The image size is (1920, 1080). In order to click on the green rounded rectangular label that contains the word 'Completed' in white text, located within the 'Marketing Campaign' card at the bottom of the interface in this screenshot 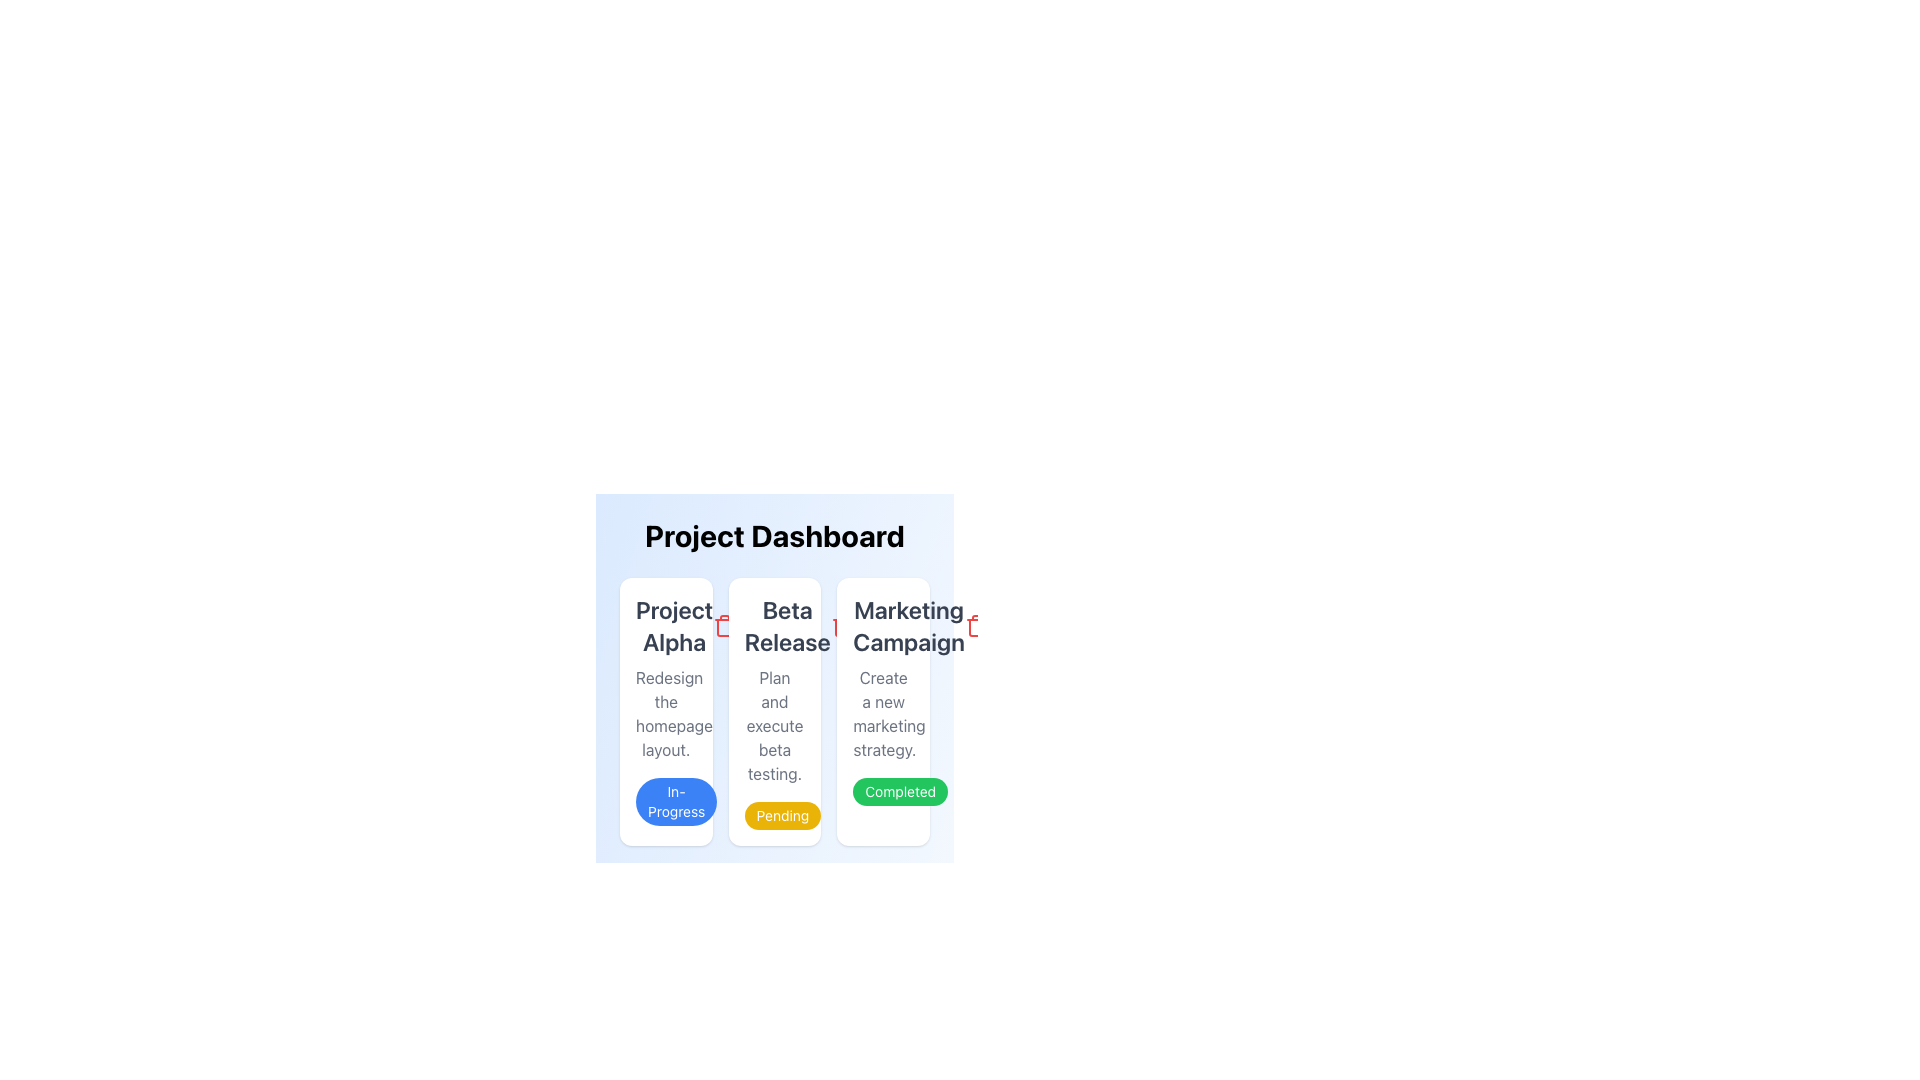, I will do `click(899, 790)`.